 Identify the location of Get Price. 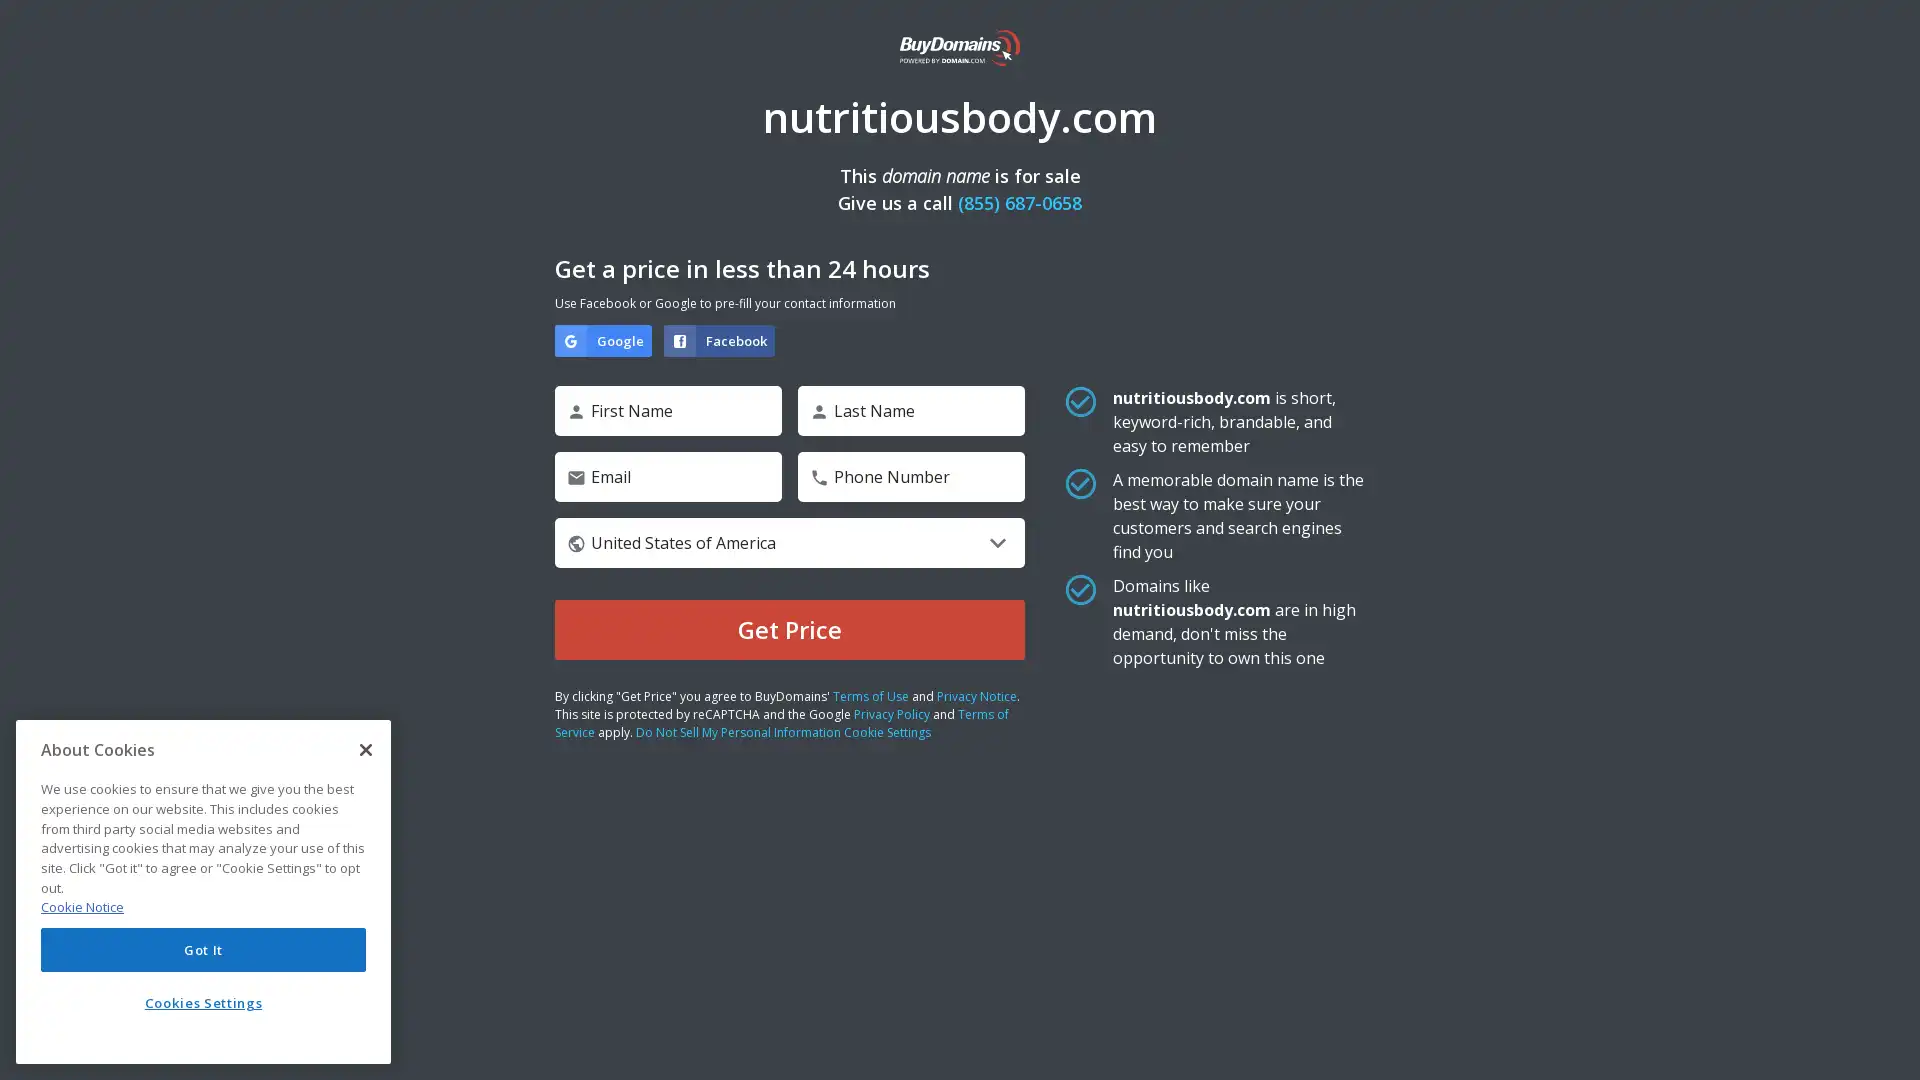
(789, 628).